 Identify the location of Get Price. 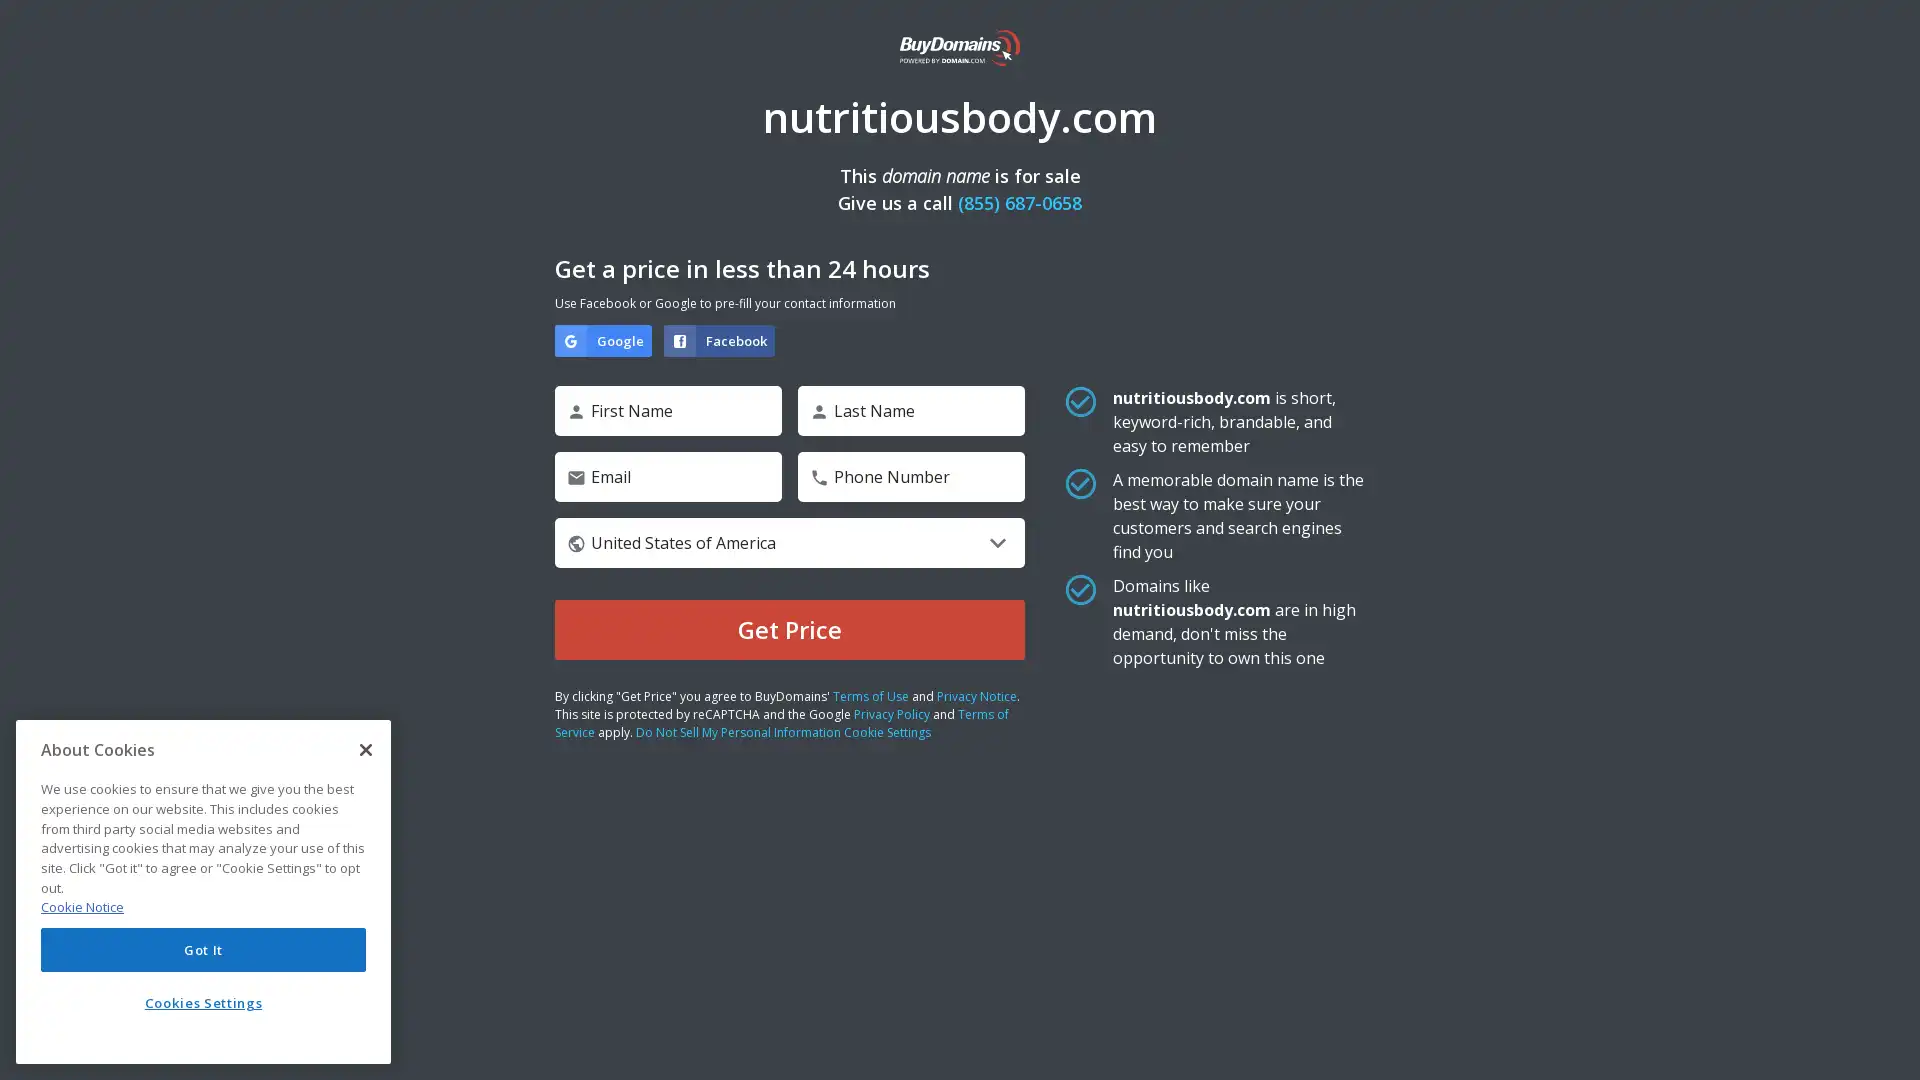
(789, 628).